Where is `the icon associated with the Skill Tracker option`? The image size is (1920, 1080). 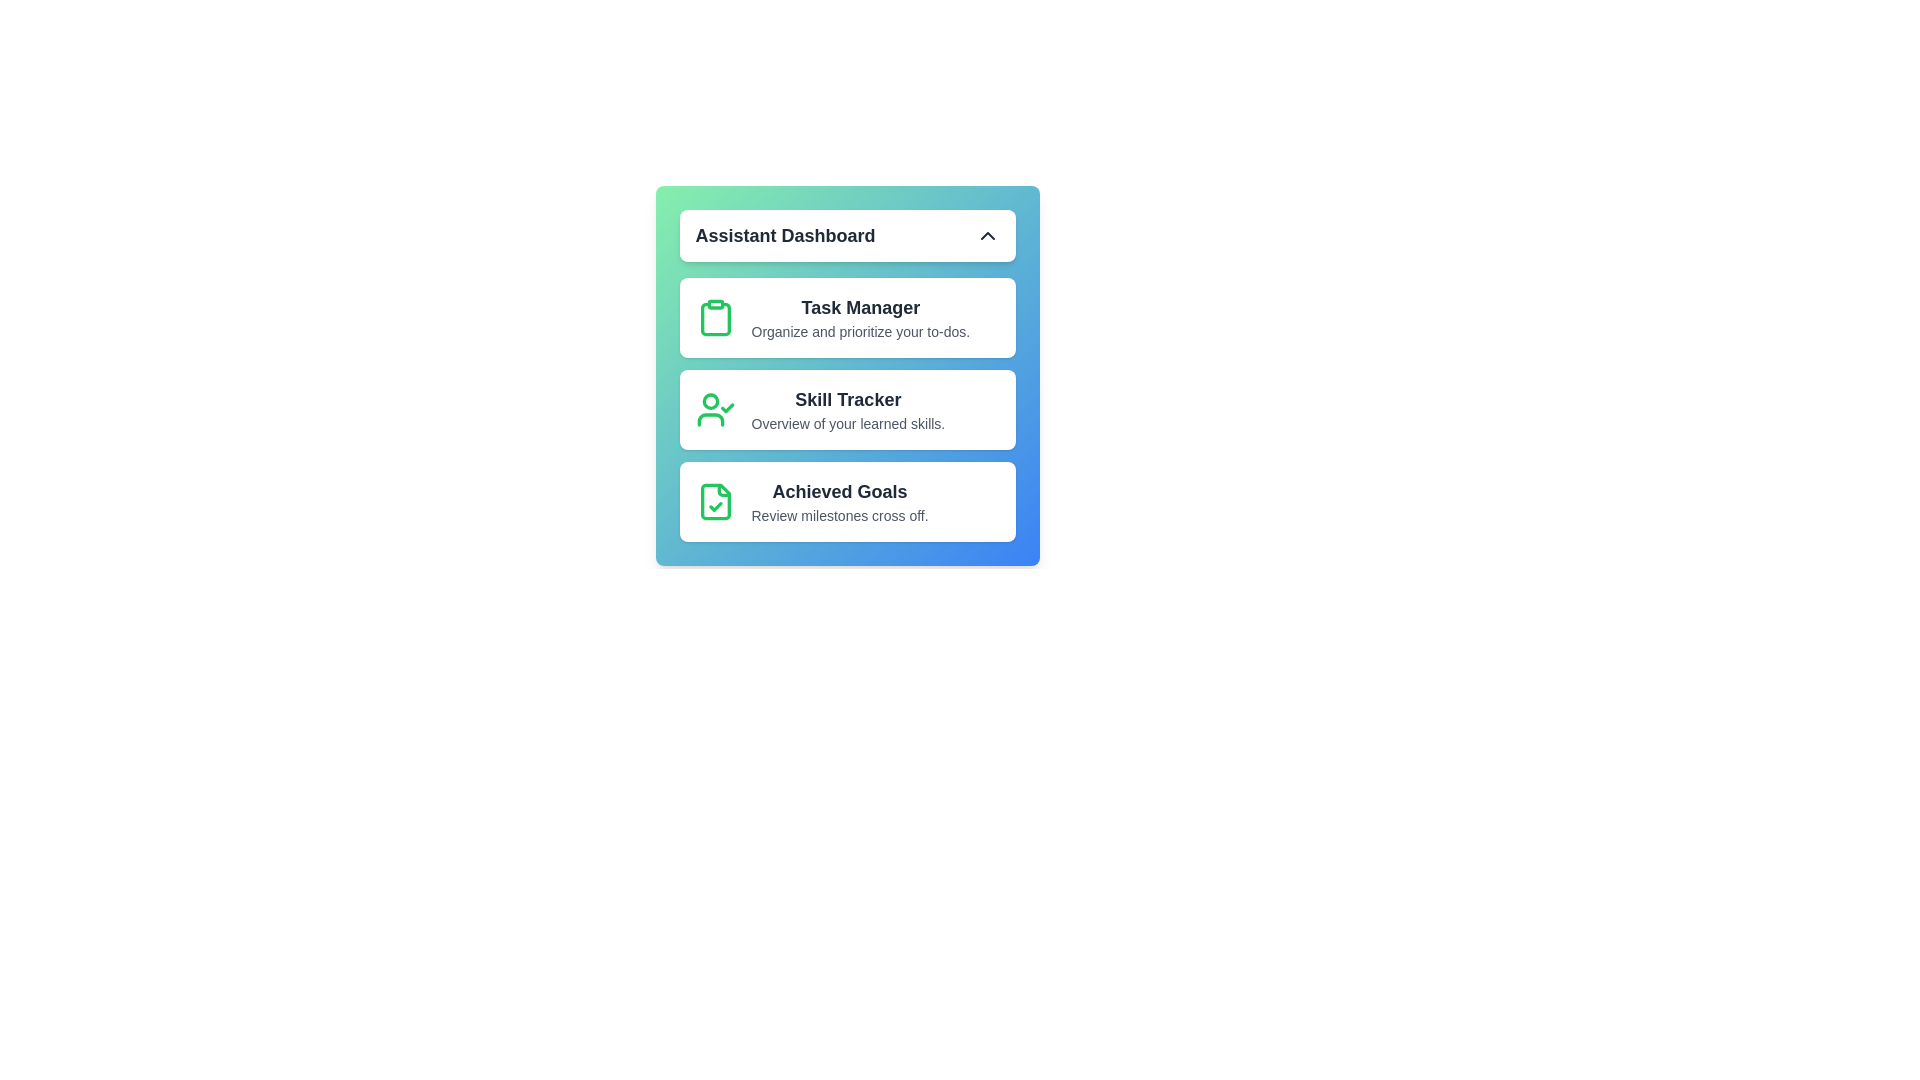 the icon associated with the Skill Tracker option is located at coordinates (715, 408).